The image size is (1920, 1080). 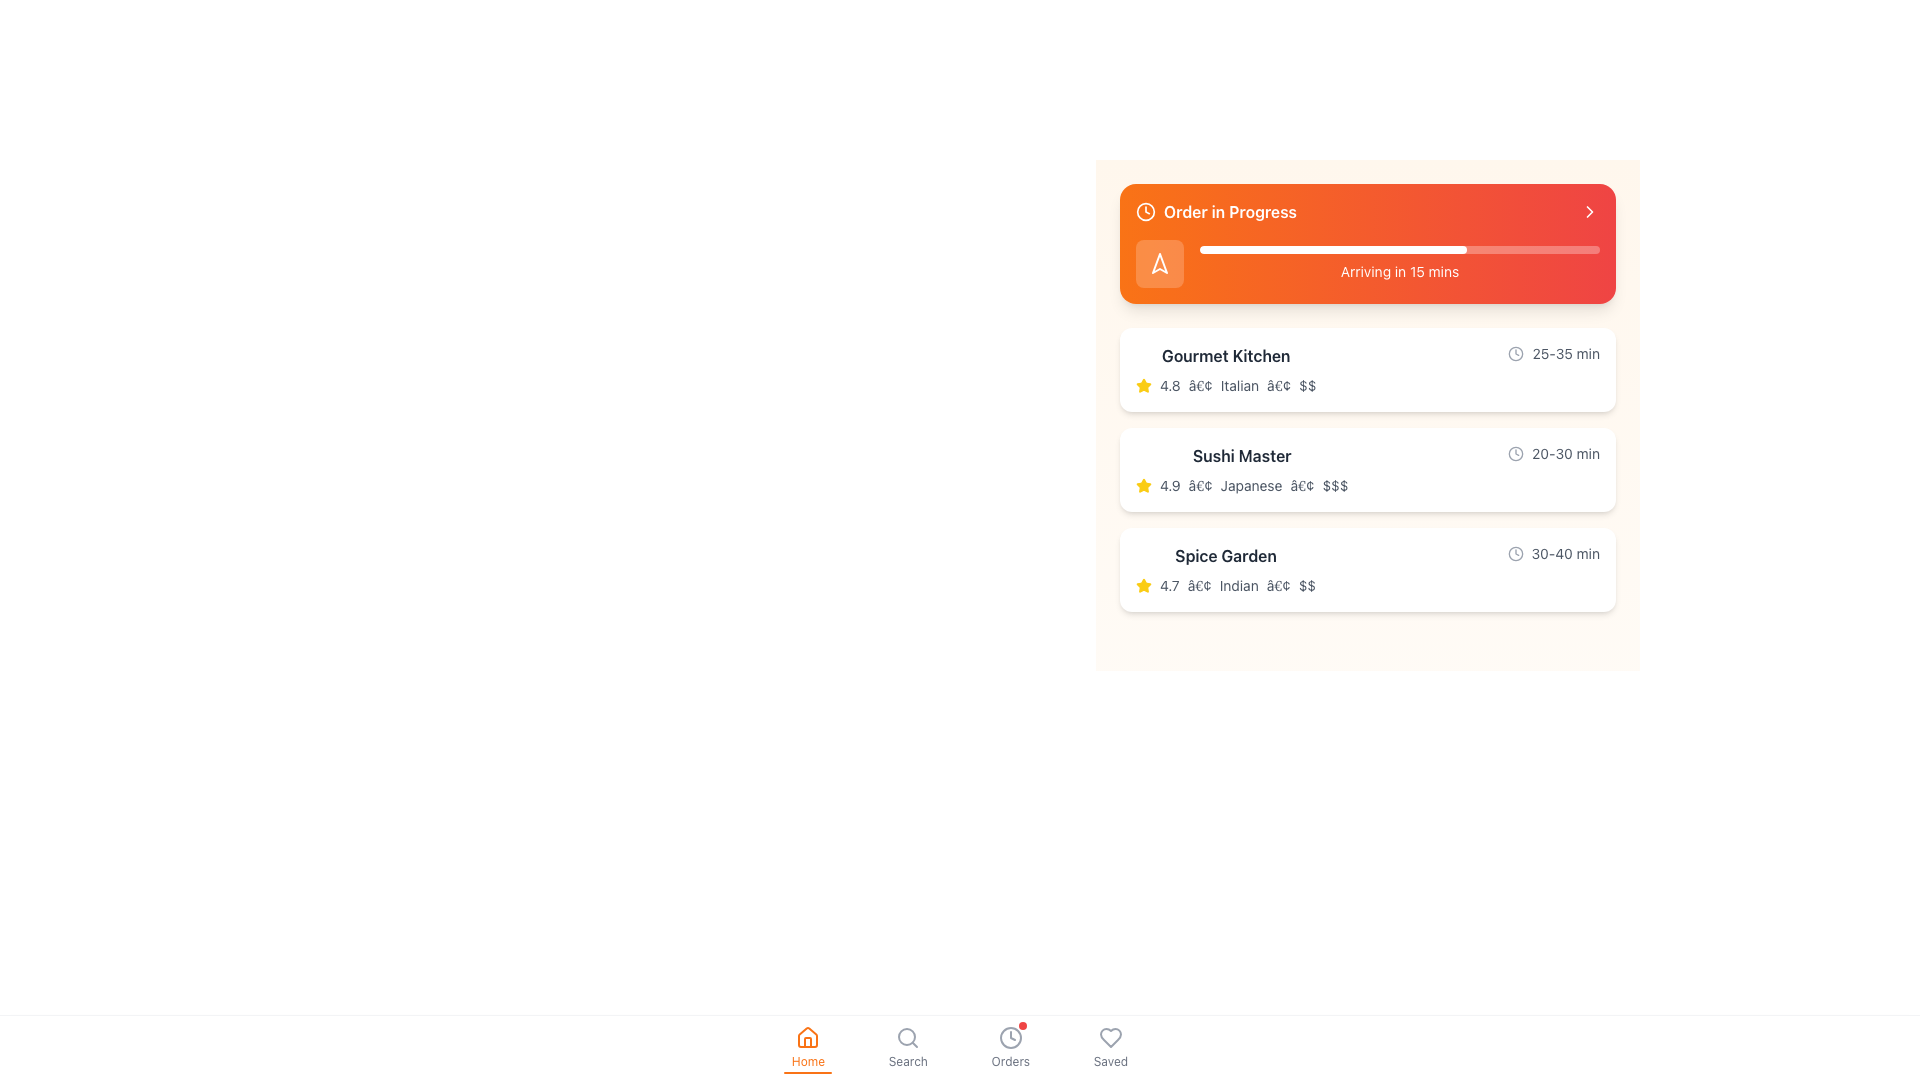 What do you see at coordinates (1143, 585) in the screenshot?
I see `the rating indicator icon located to the left of the text '4.7' under the 'Spice Garden' entry in the third card below the 'Order in Progress' banner` at bounding box center [1143, 585].